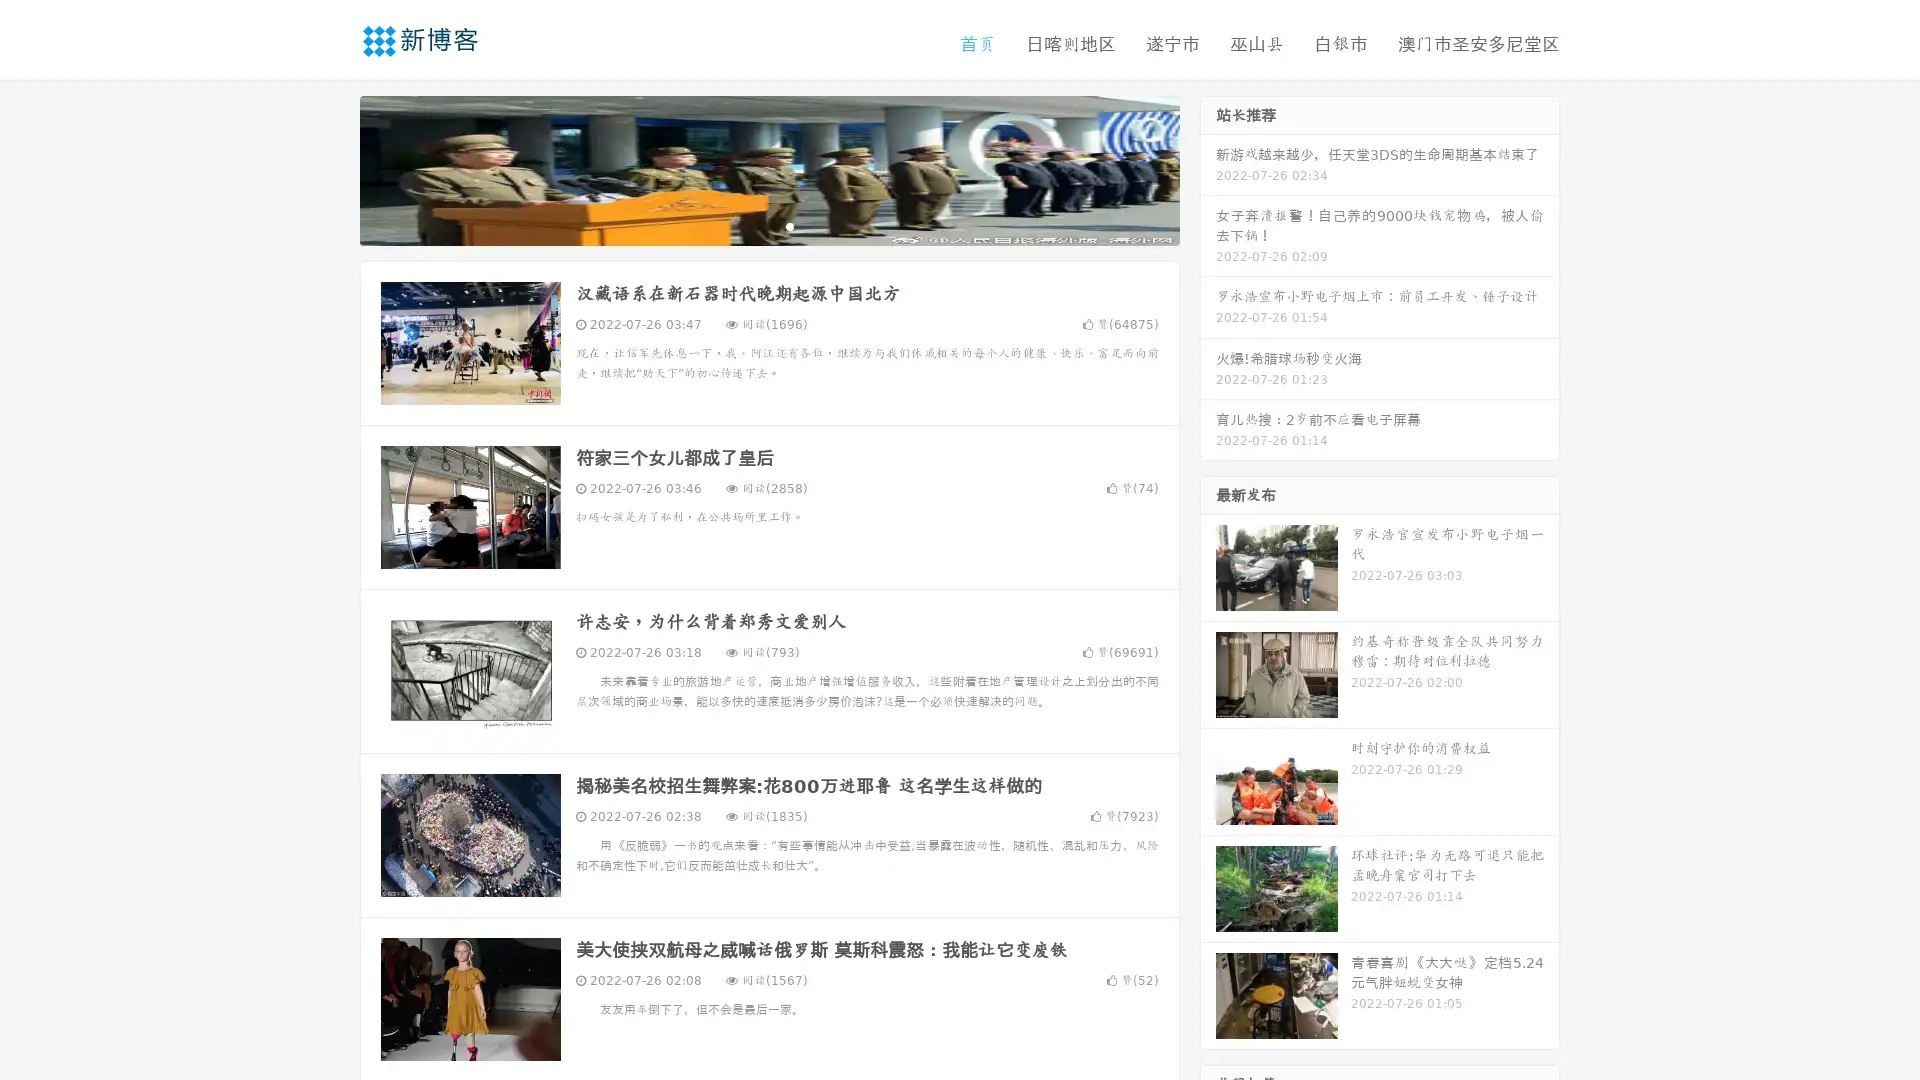  What do you see at coordinates (789, 225) in the screenshot?
I see `Go to slide 3` at bounding box center [789, 225].